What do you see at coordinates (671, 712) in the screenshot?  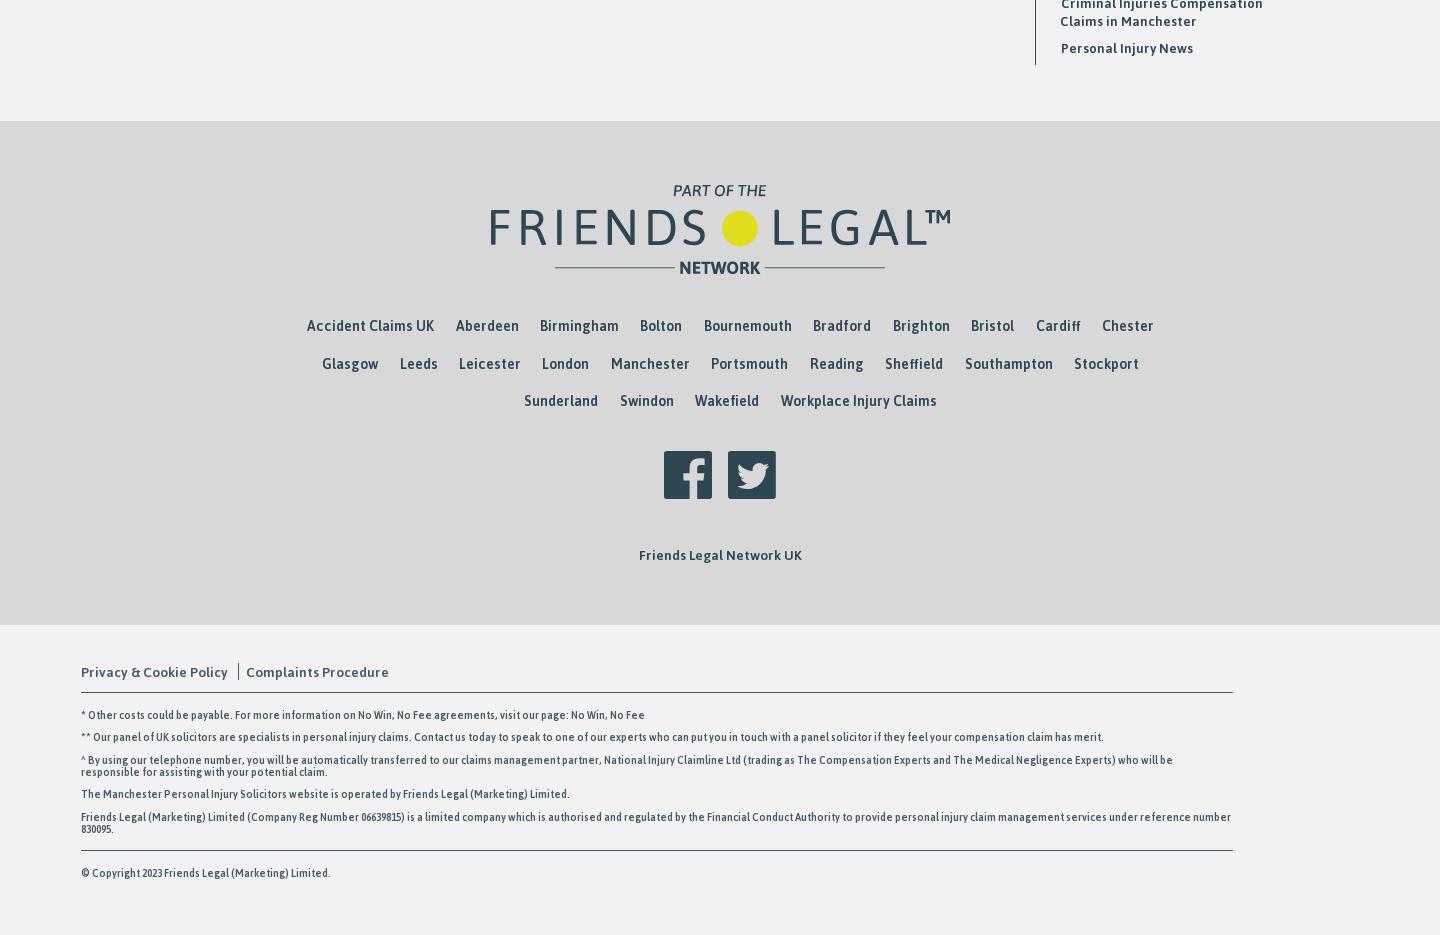 I see `'No Win, No Fee'` at bounding box center [671, 712].